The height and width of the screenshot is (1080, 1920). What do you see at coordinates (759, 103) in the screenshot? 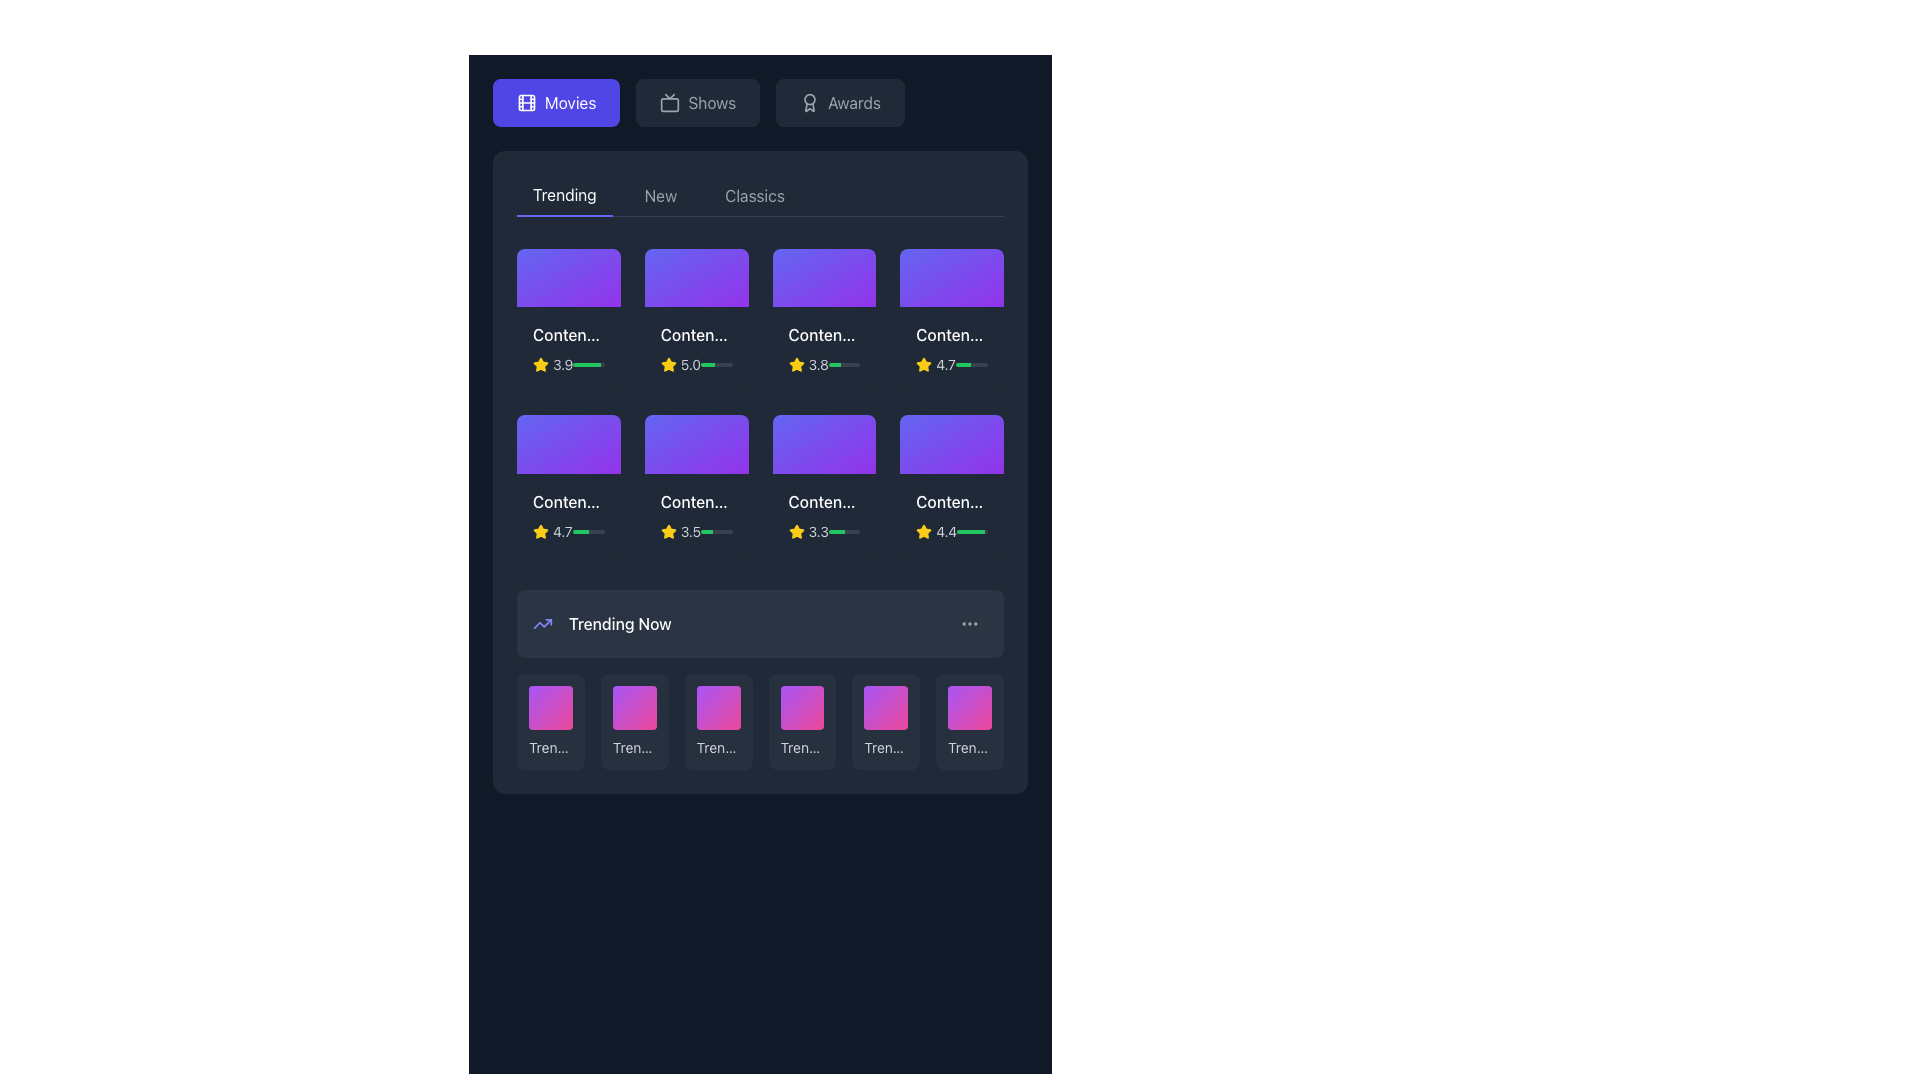
I see `the 'Shows' button, which is the second button in a horizontal stack of three buttons near the top of the page` at bounding box center [759, 103].